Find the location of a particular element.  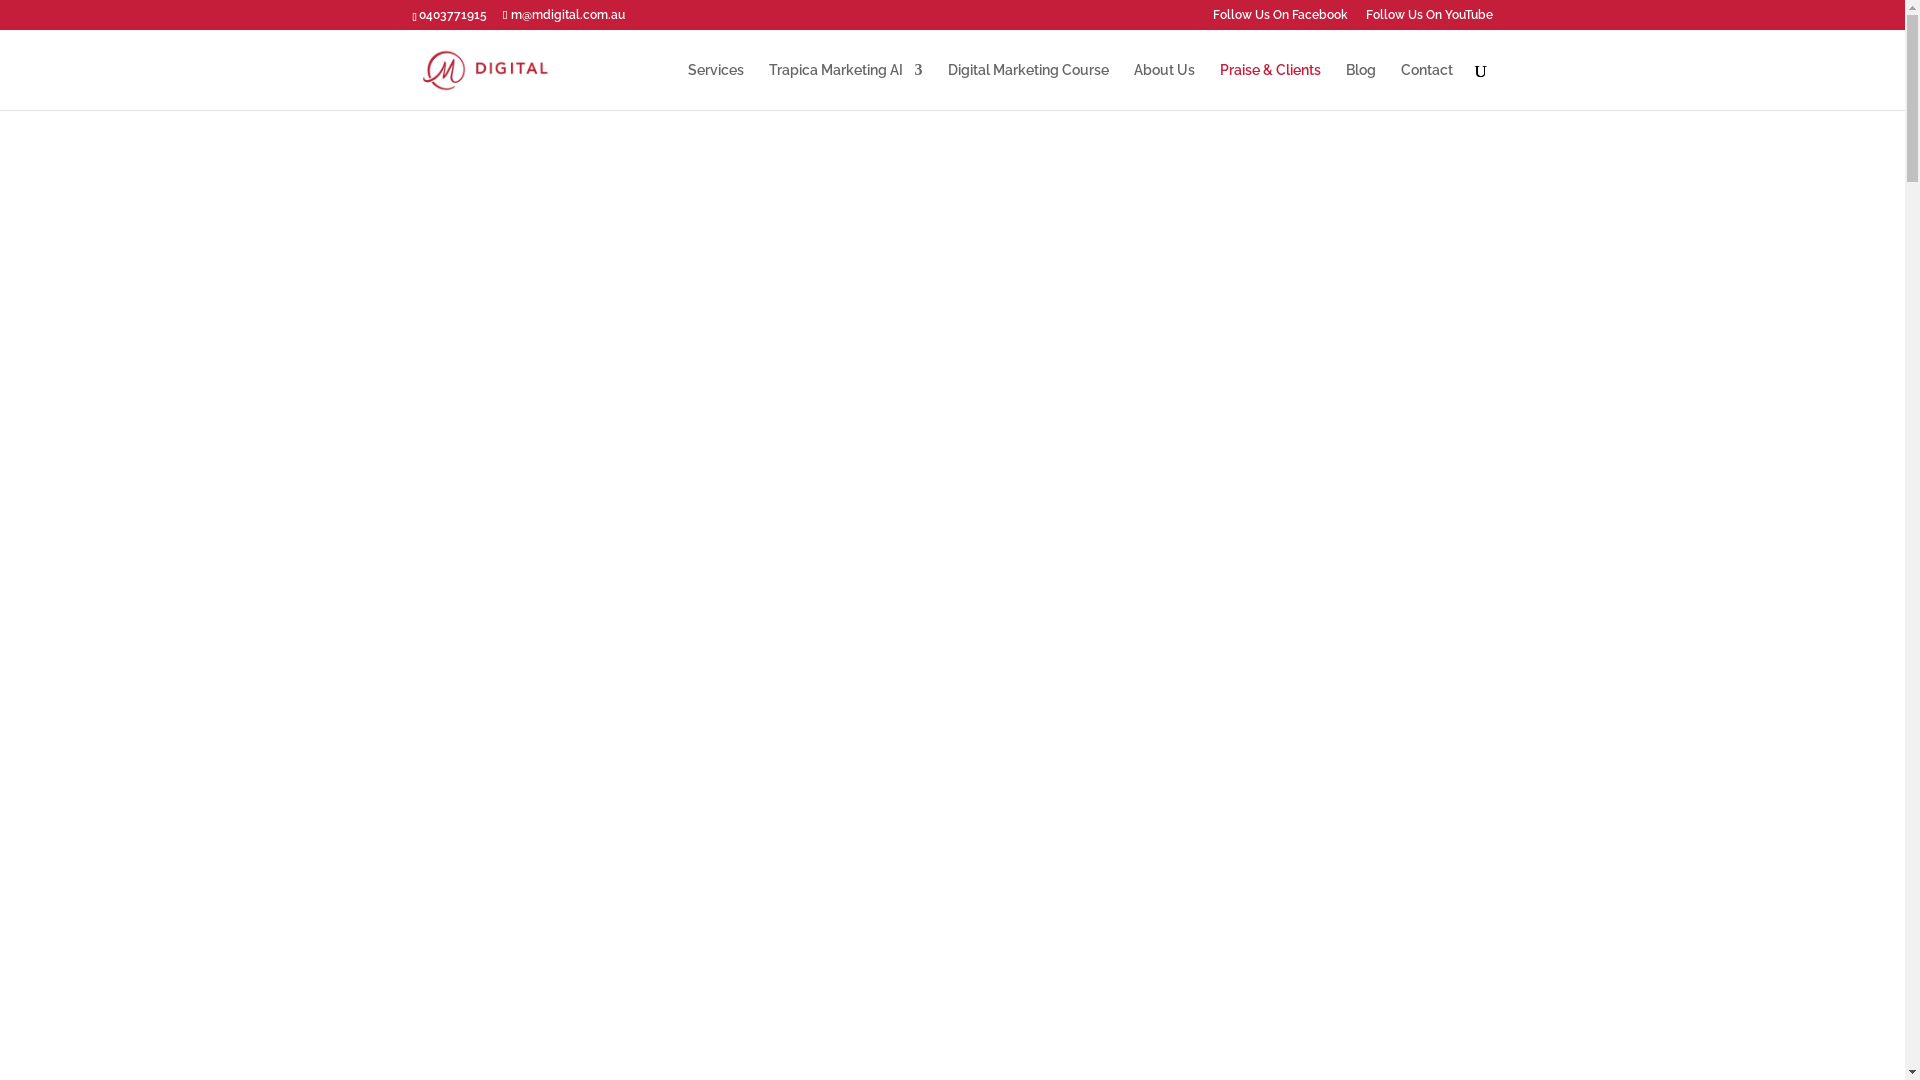

'Blog' is located at coordinates (1360, 85).